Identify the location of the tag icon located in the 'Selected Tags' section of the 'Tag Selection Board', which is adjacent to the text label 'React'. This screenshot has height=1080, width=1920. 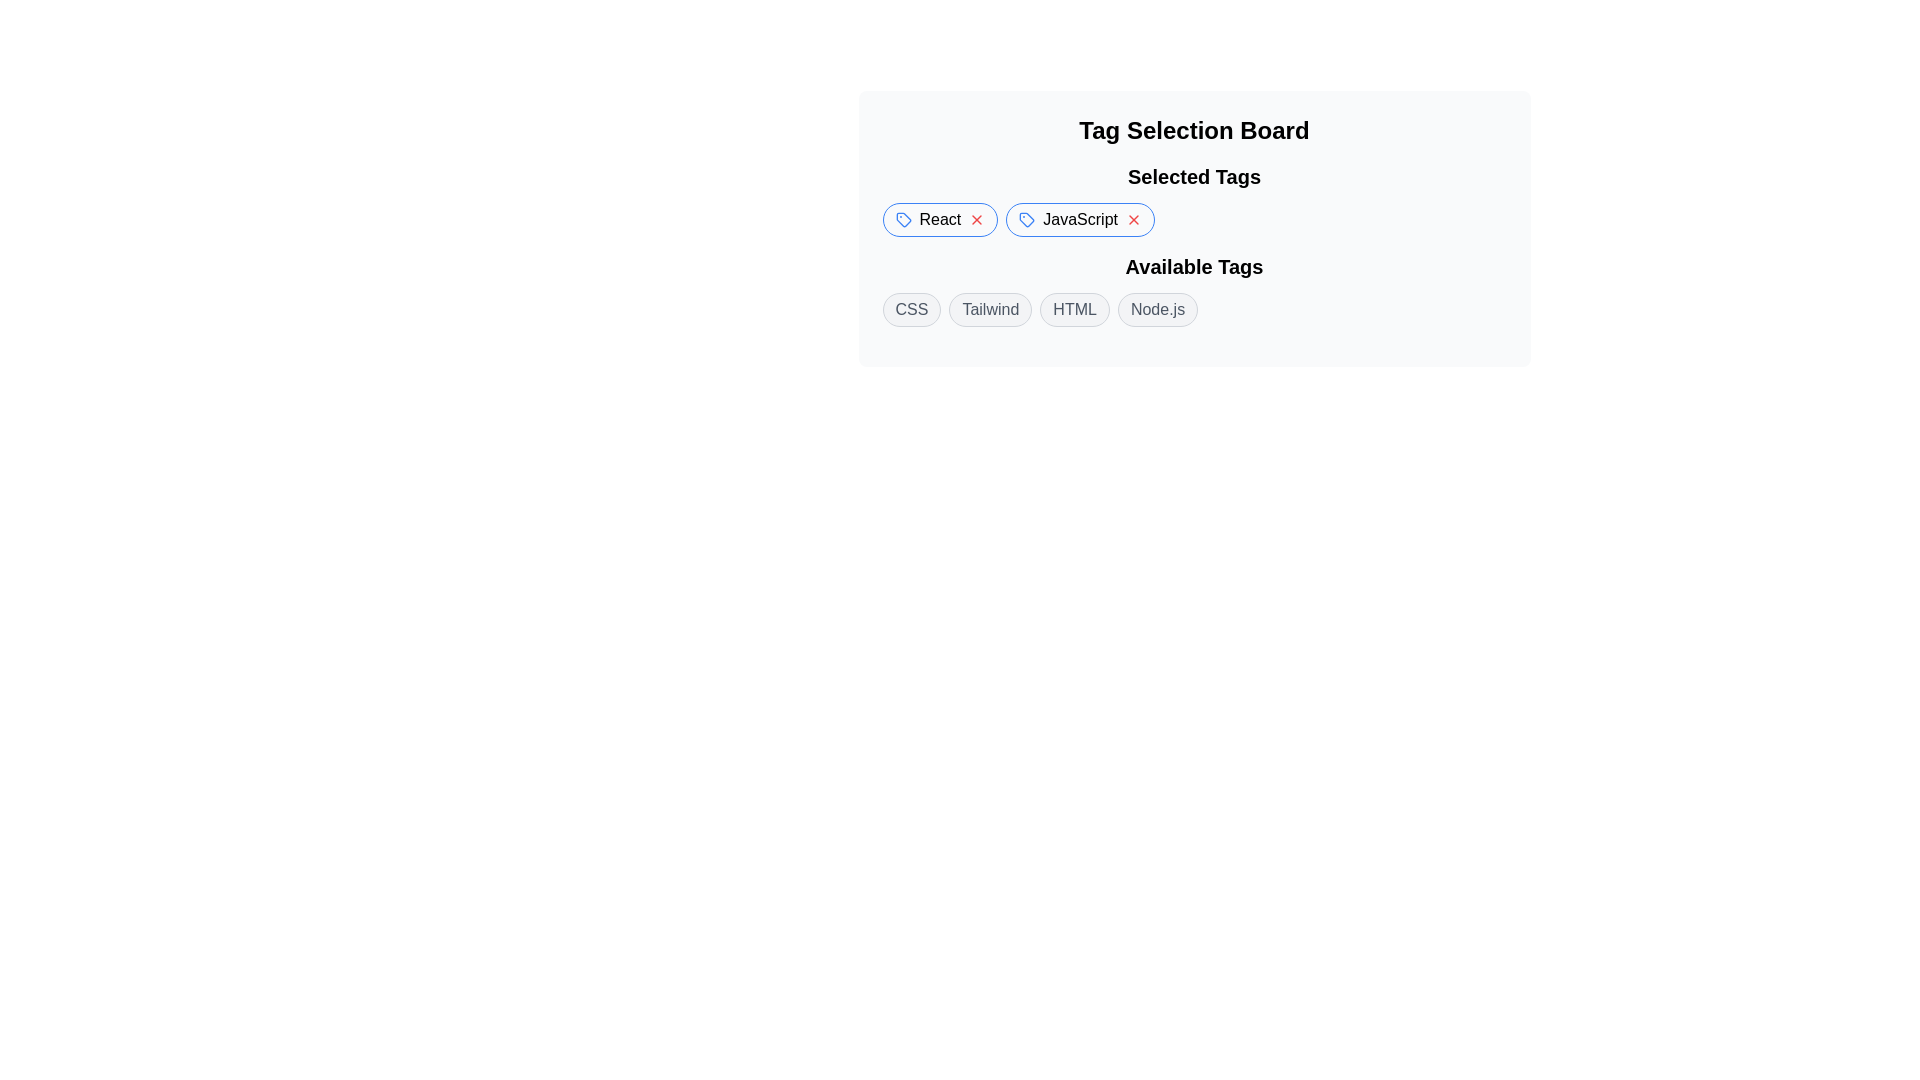
(1027, 219).